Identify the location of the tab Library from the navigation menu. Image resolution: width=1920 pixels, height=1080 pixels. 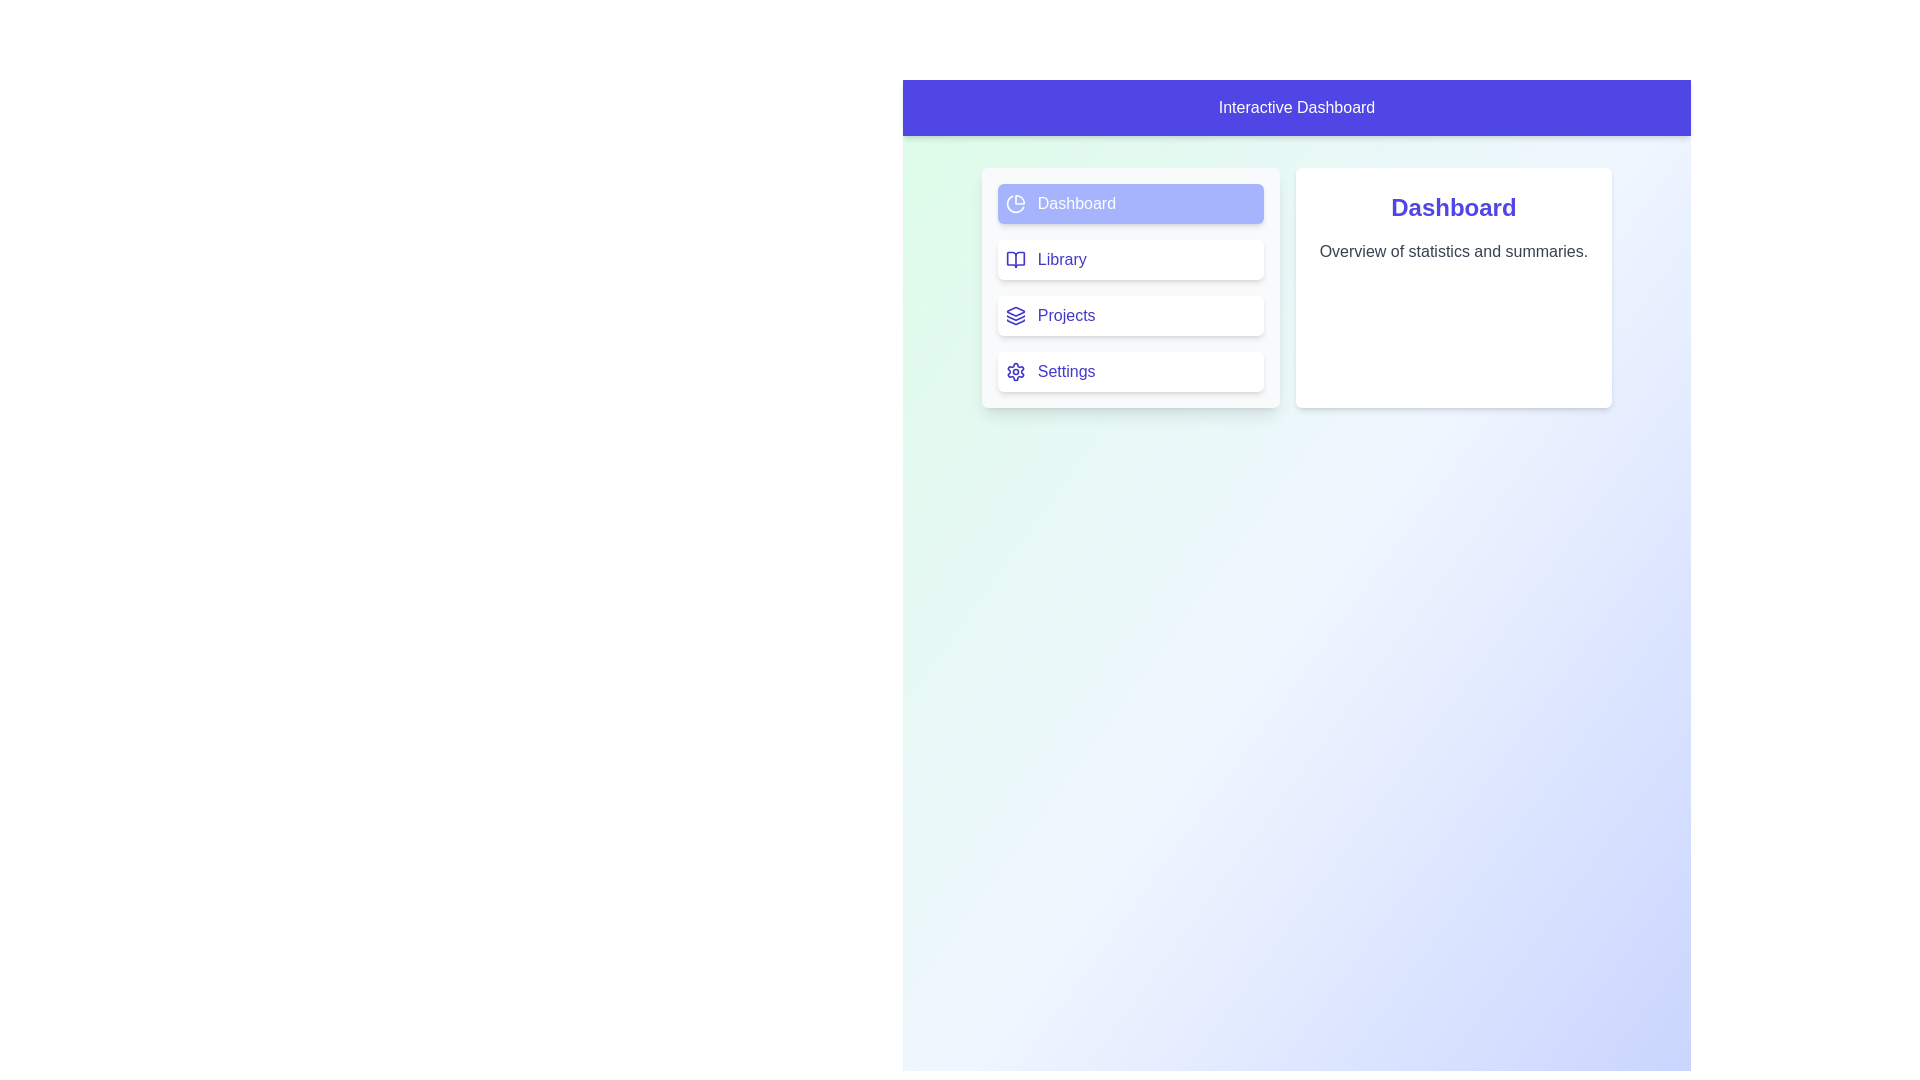
(1130, 258).